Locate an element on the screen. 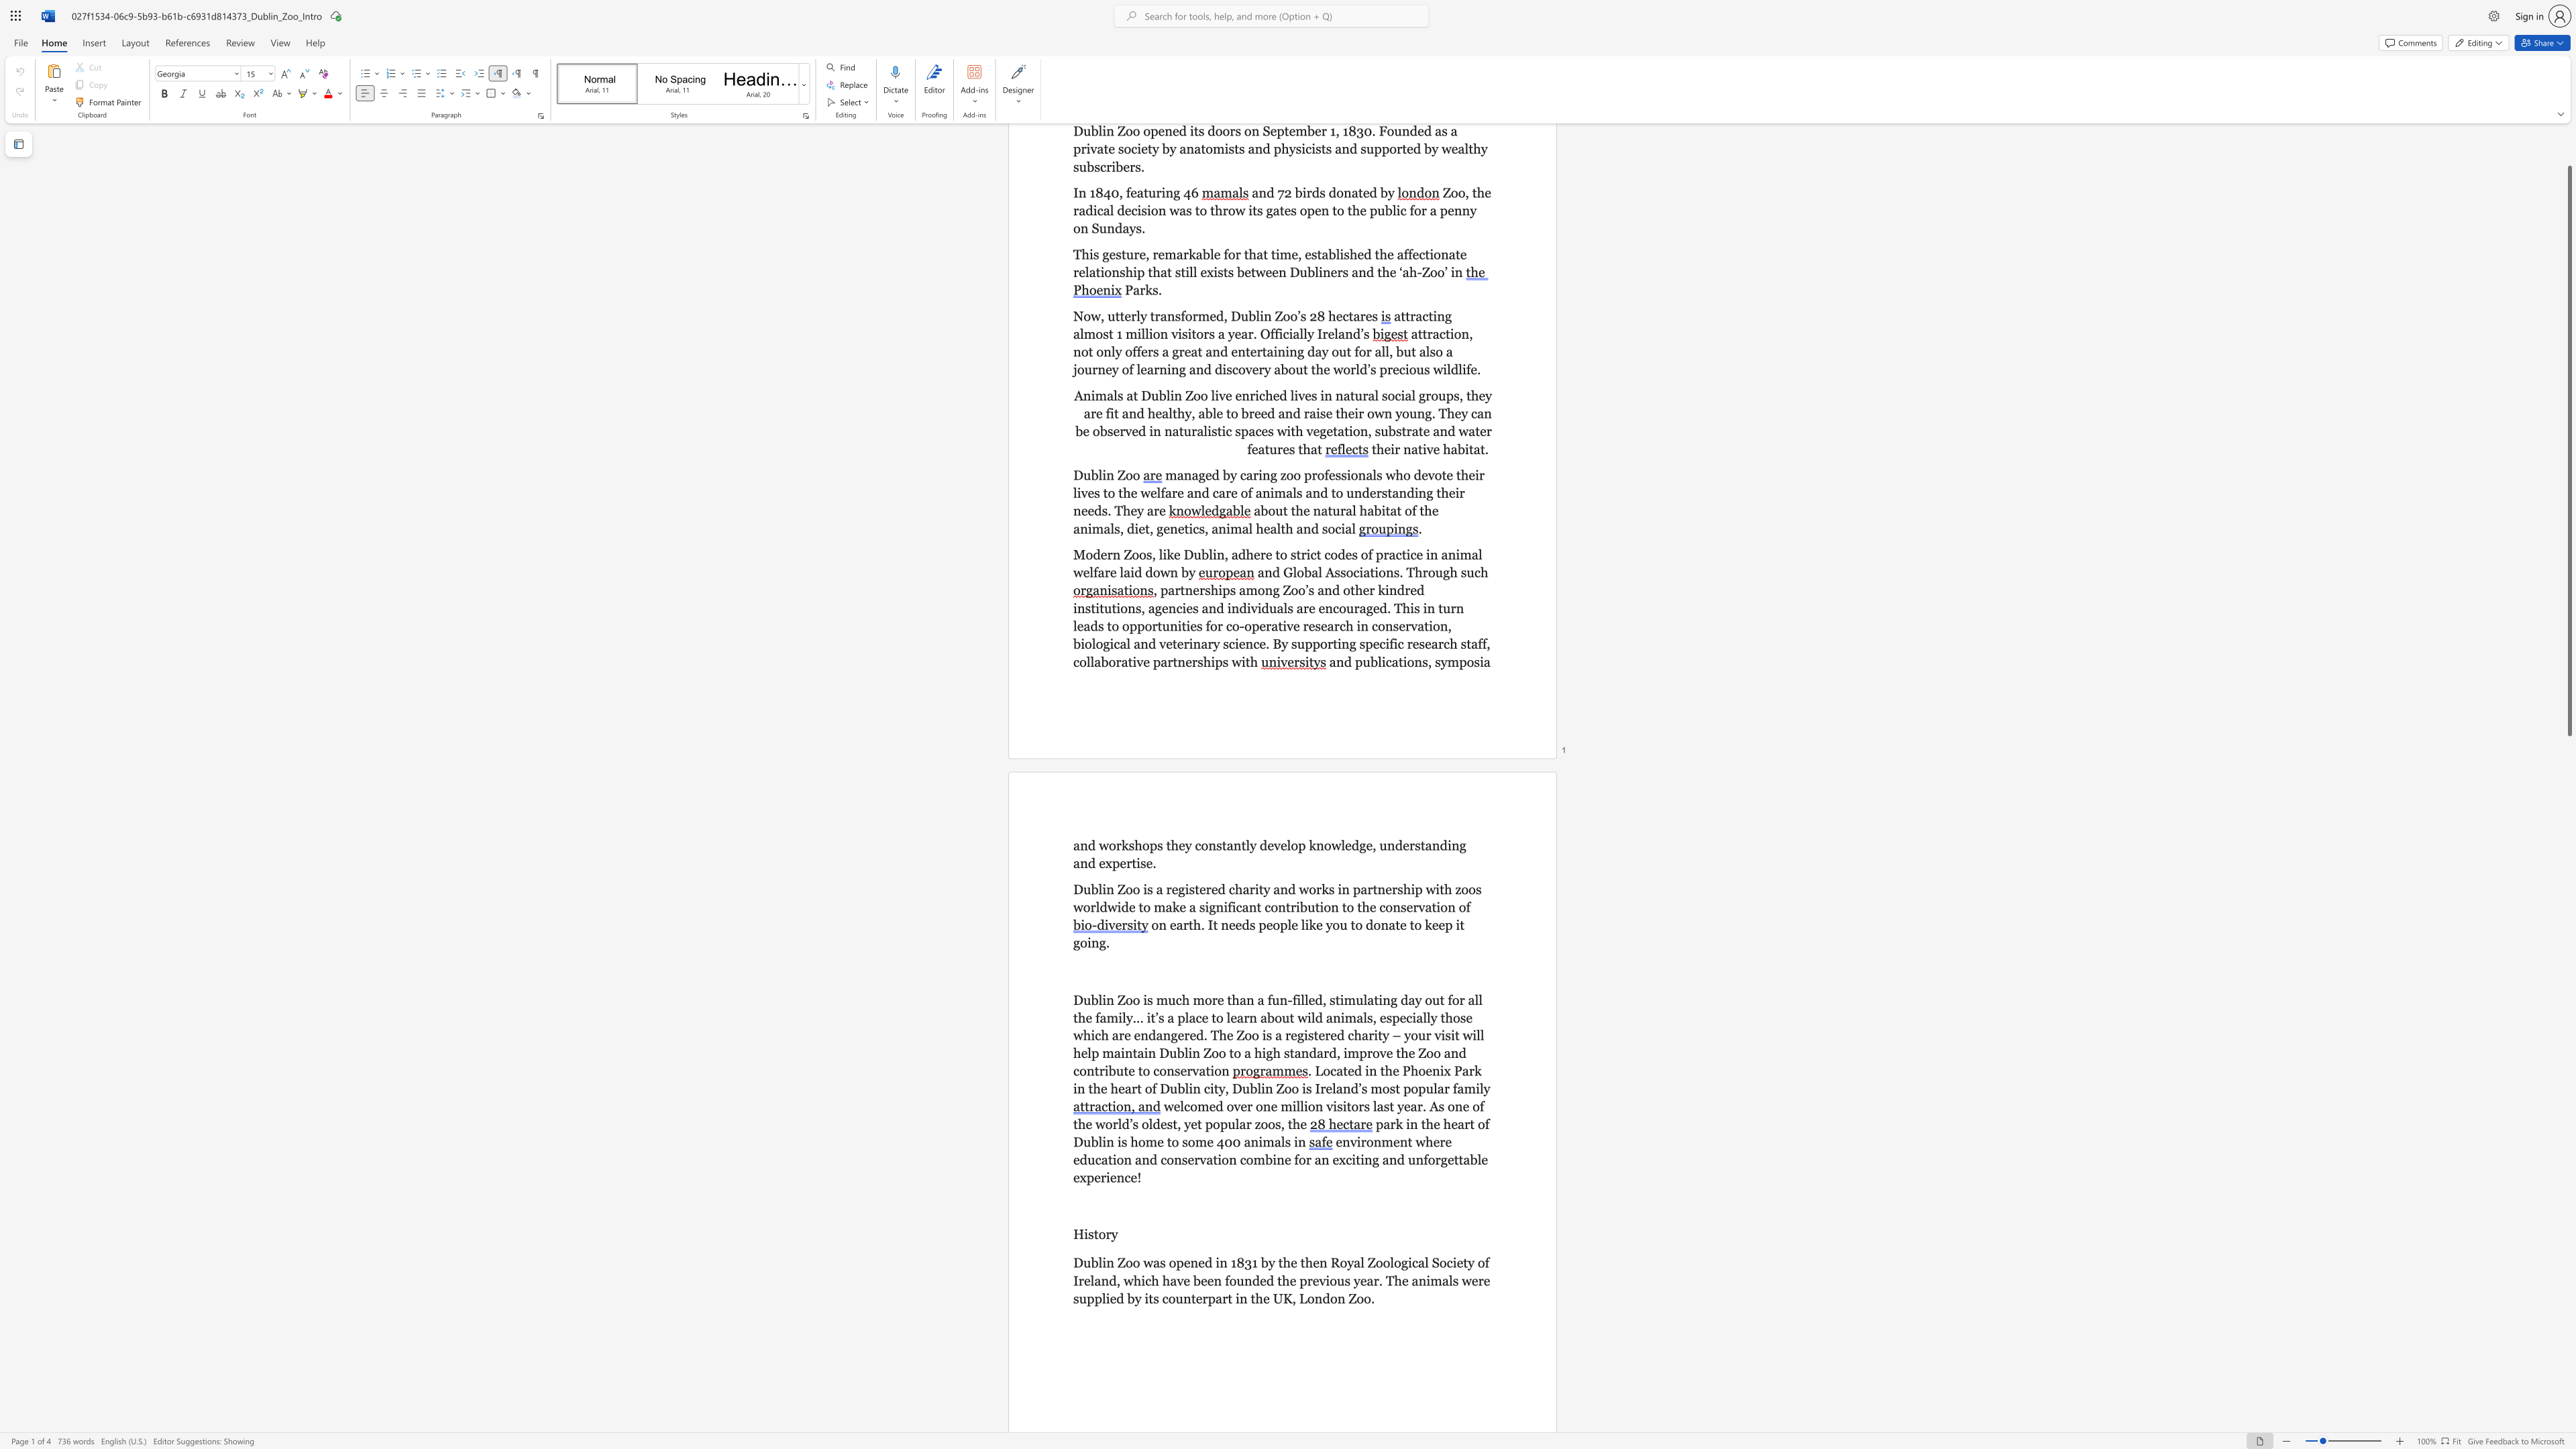 This screenshot has height=1449, width=2576. the subset text "es open to" within the text "Zoo, the radical decision was to throw its gates open to the public for a penny on Sundays." is located at coordinates (1283, 210).